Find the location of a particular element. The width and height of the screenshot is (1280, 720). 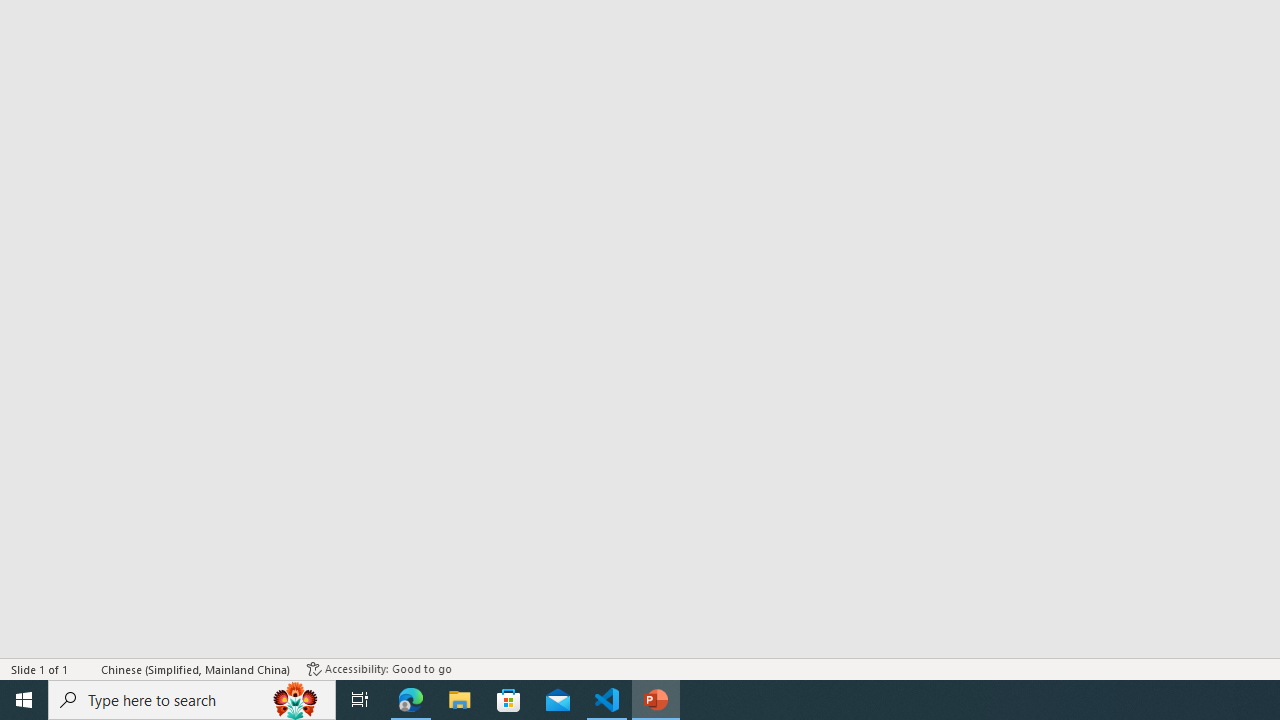

'Search highlights icon opens search home window' is located at coordinates (294, 698).